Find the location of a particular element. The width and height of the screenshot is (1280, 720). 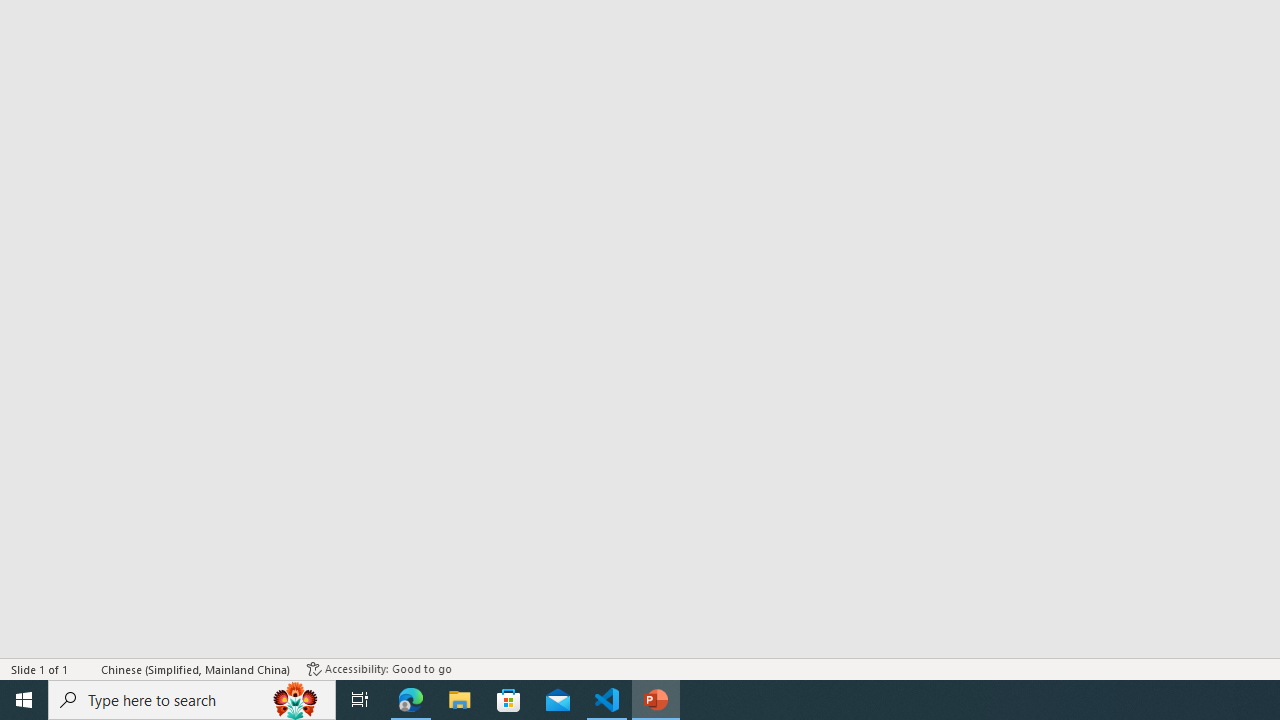

'Search highlights icon opens search home window' is located at coordinates (294, 698).